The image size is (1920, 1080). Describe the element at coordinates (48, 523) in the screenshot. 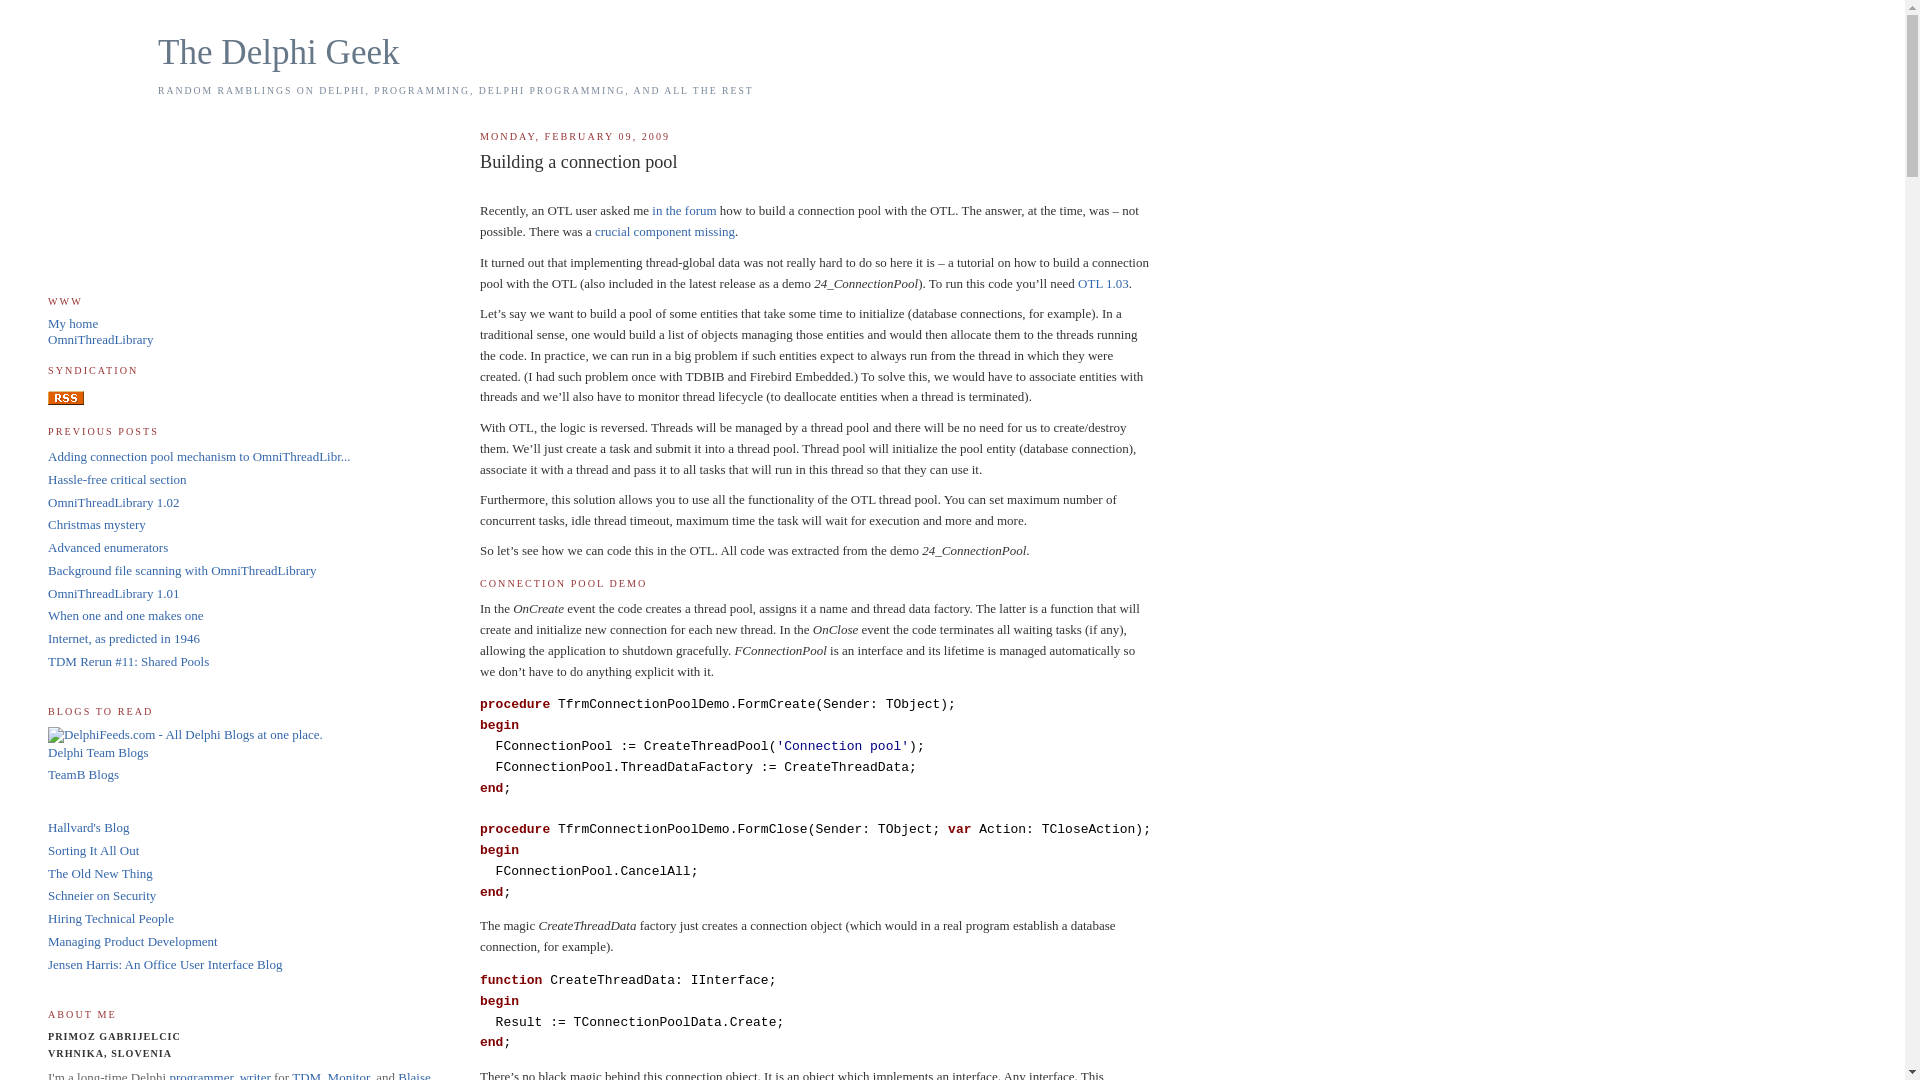

I see `'Christmas mystery'` at that location.